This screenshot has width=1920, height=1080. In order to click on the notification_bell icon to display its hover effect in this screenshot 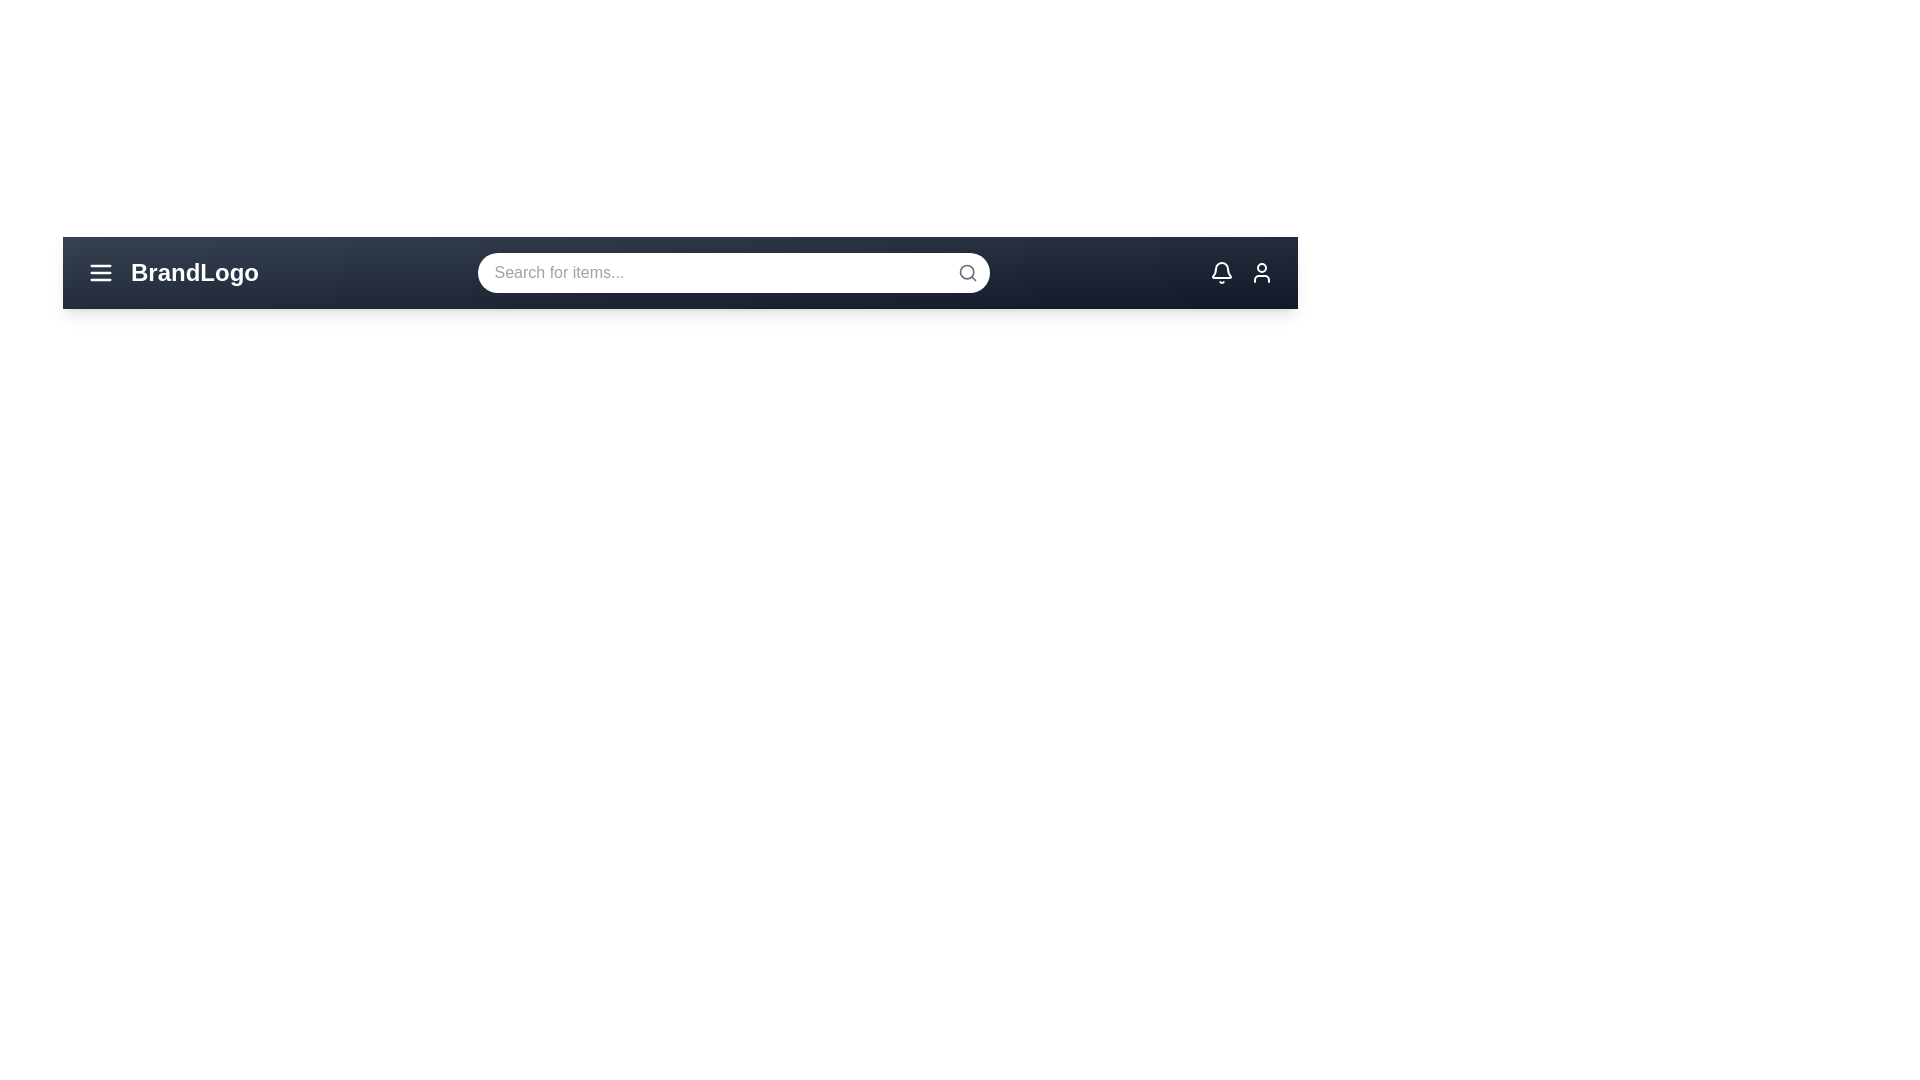, I will do `click(1220, 273)`.